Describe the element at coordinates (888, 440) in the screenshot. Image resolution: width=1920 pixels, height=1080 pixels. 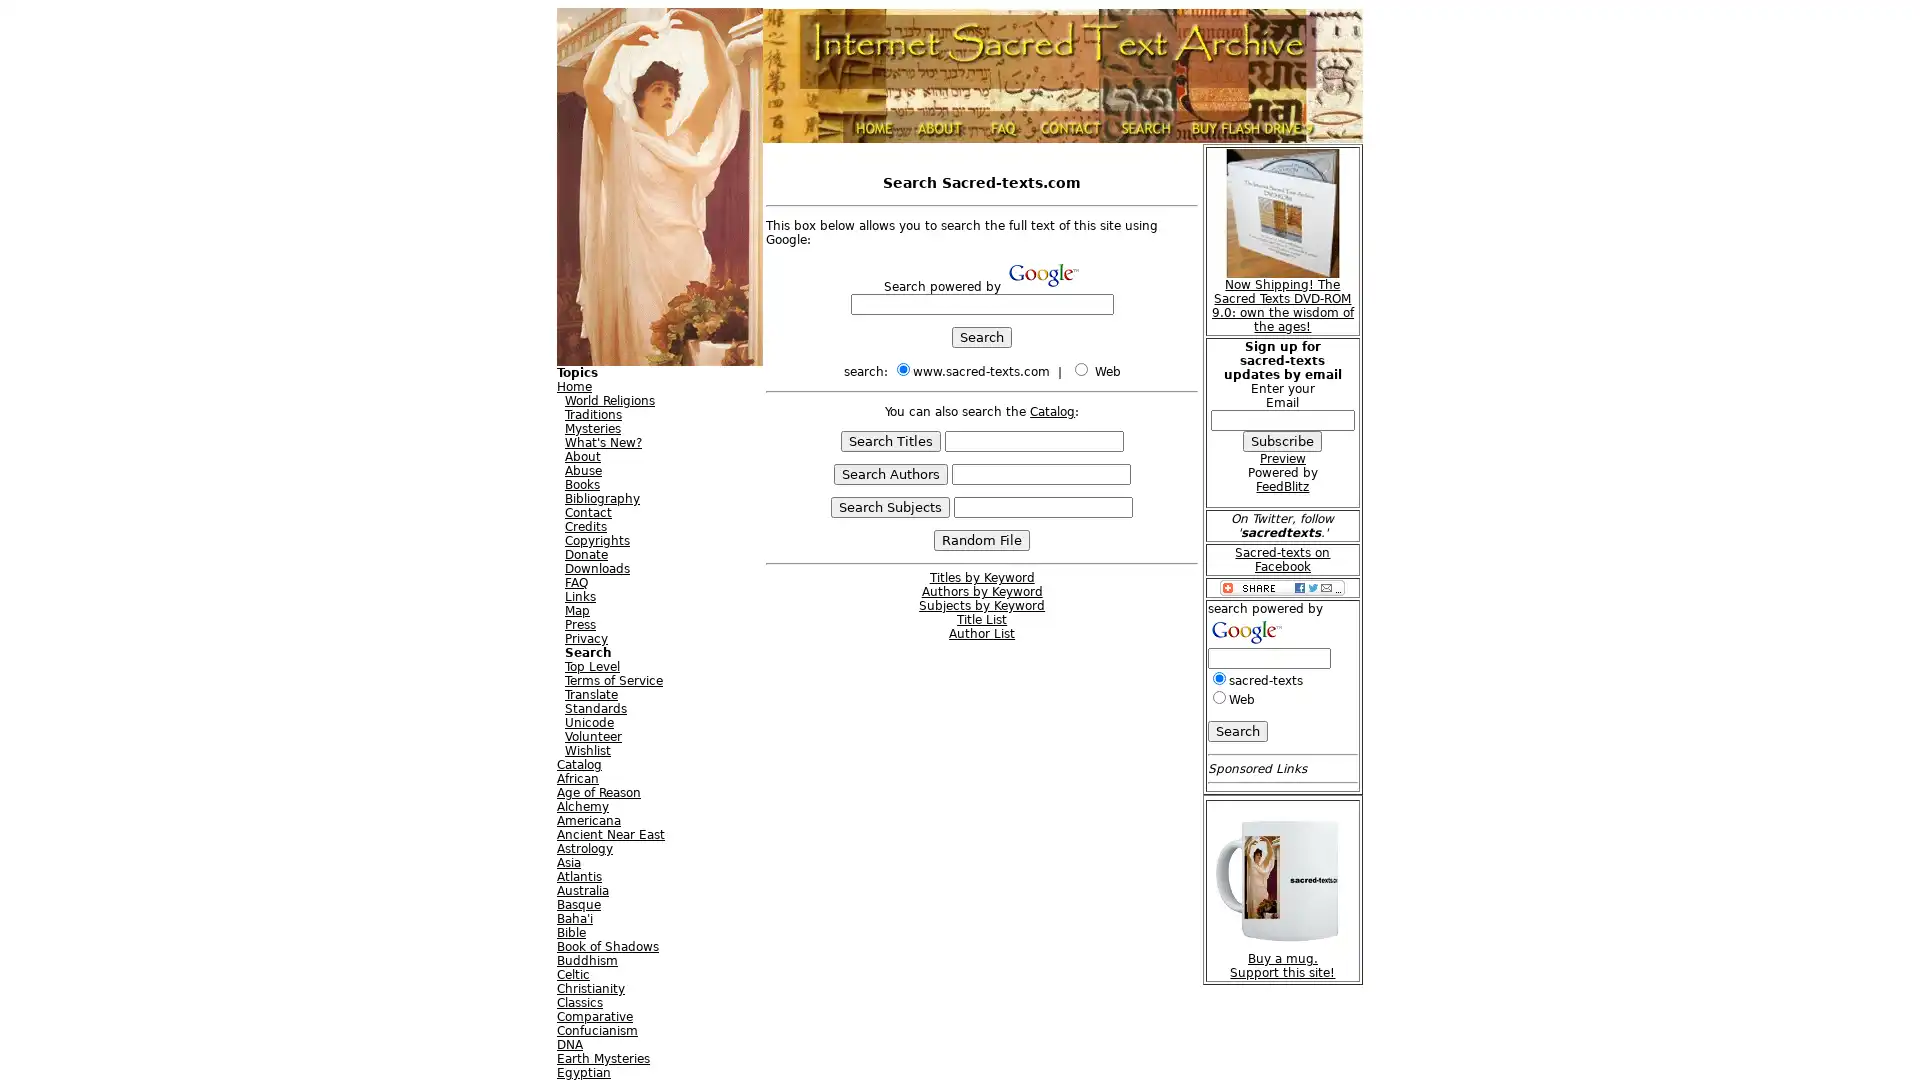
I see `Search Titles` at that location.